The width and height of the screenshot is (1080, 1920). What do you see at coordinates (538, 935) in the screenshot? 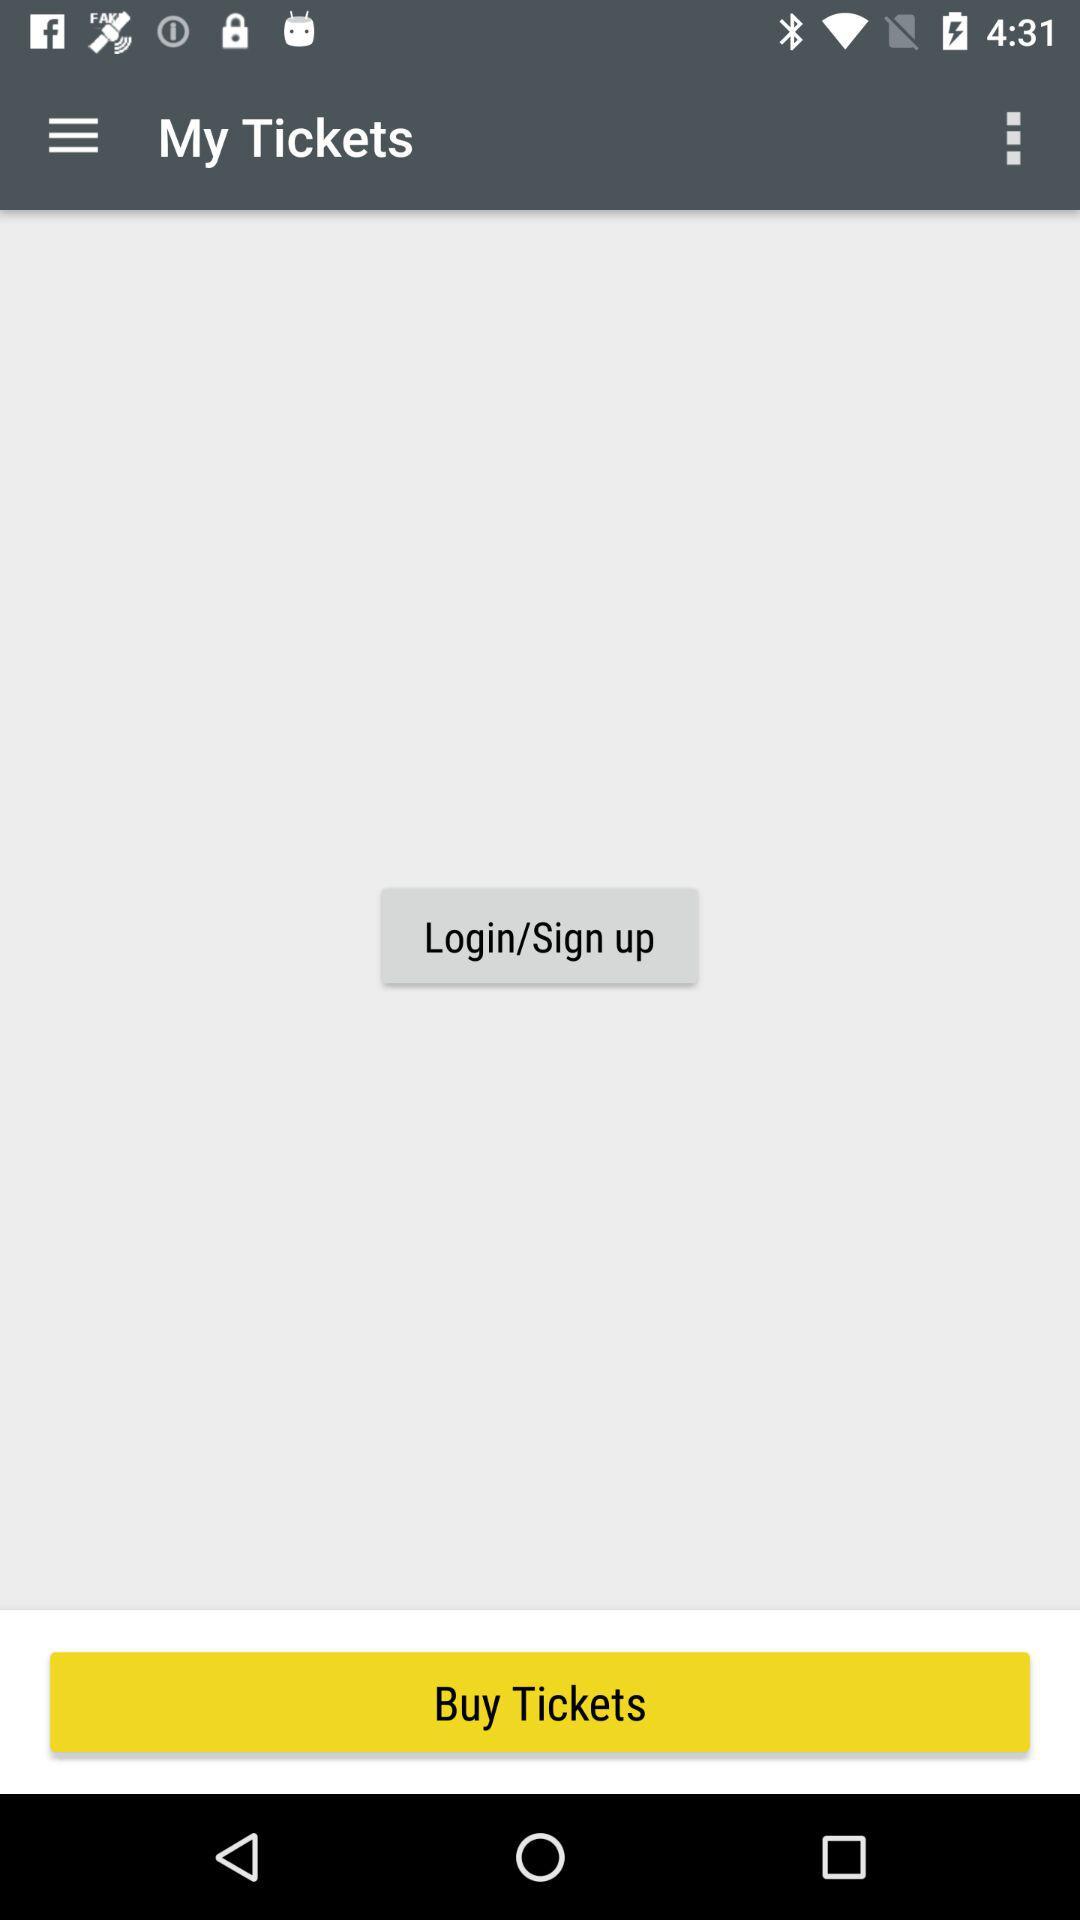
I see `item above the buy tickets` at bounding box center [538, 935].